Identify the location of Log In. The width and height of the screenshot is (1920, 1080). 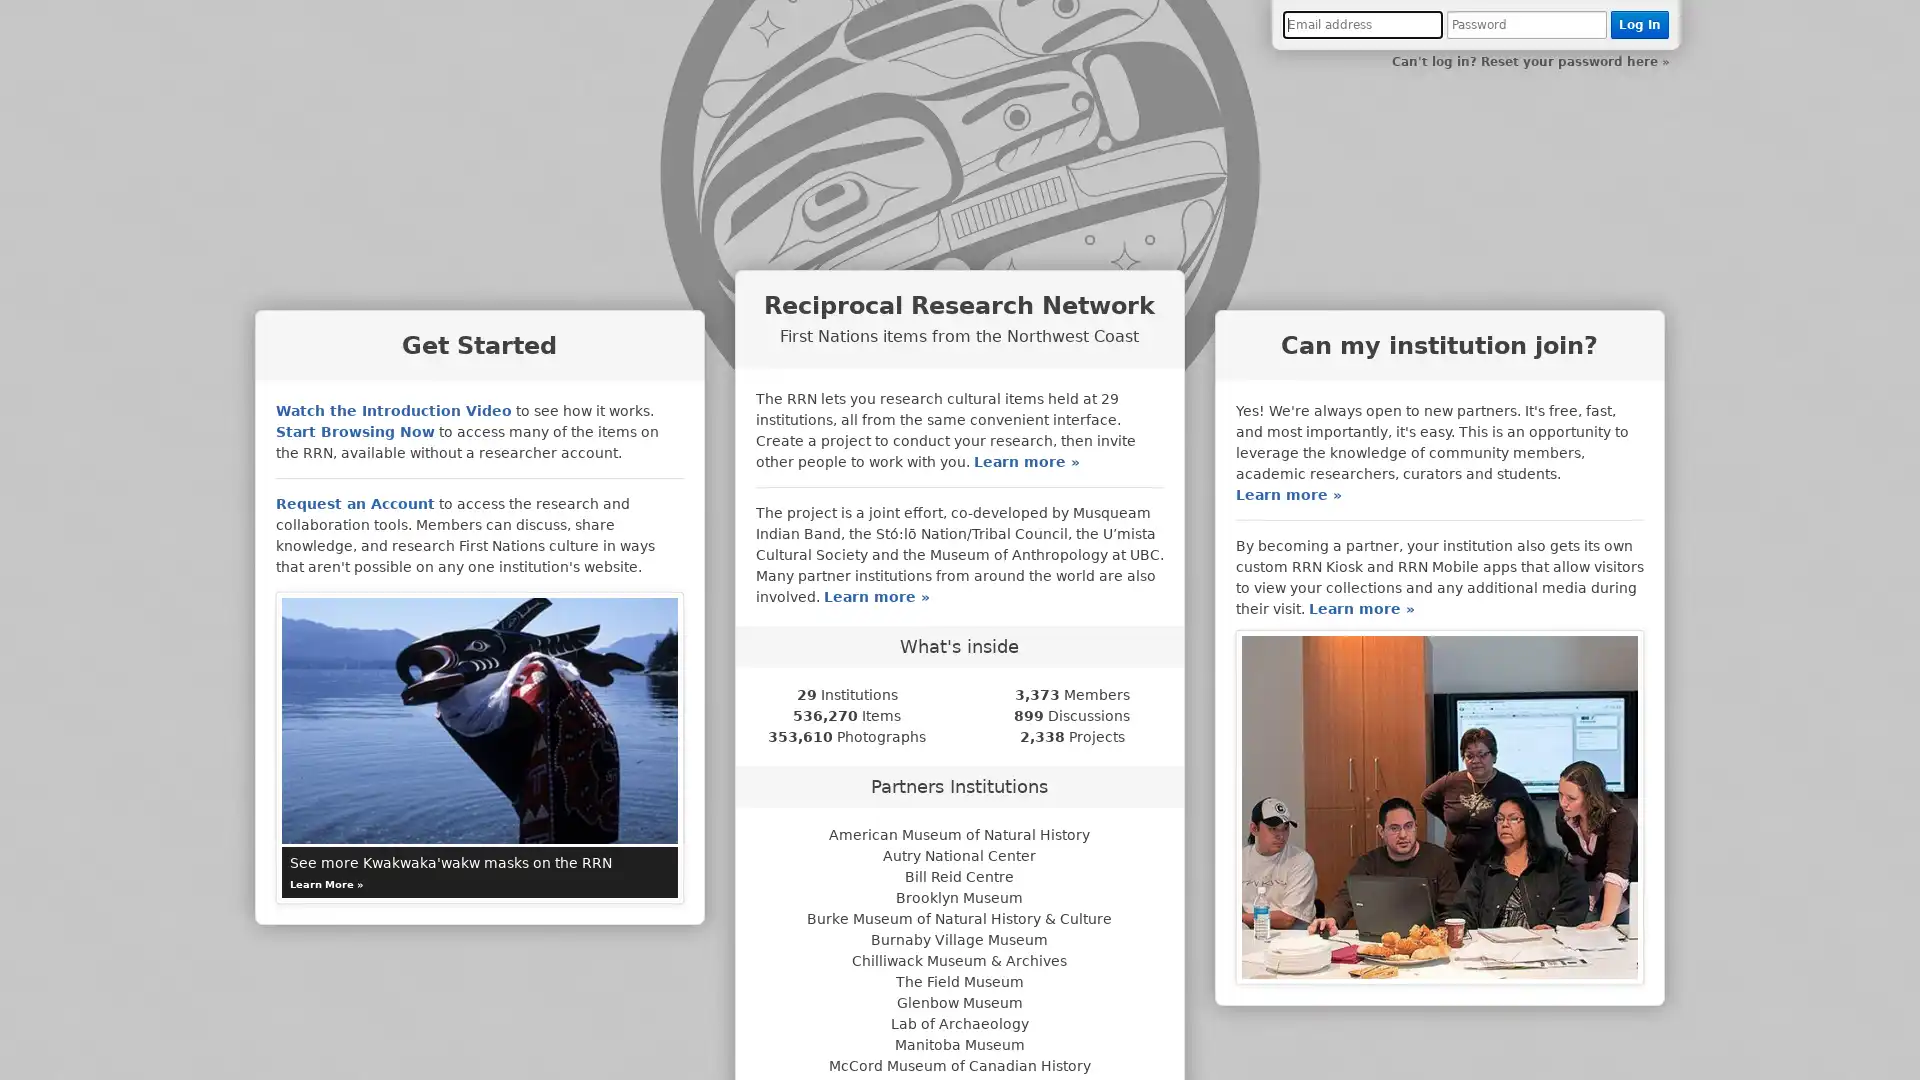
(1640, 24).